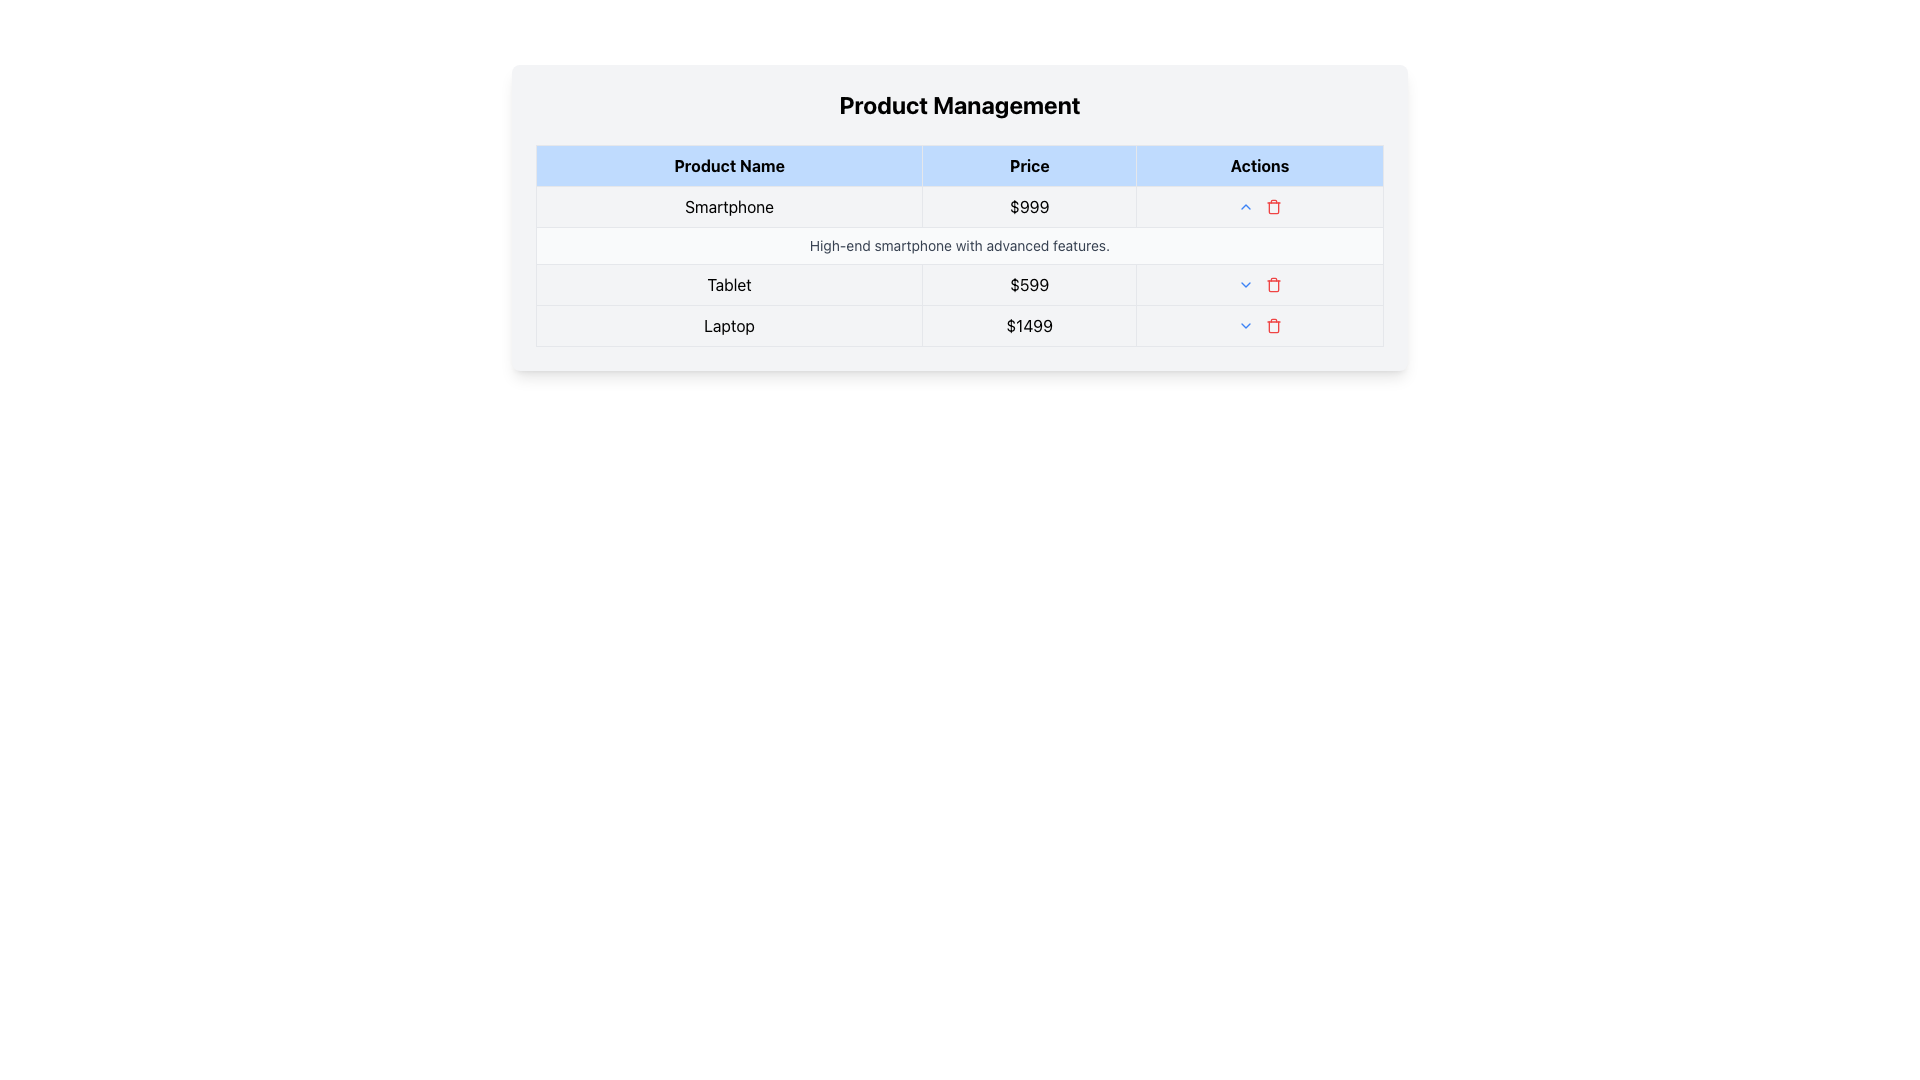  Describe the element at coordinates (1273, 285) in the screenshot. I see `the trash icon button in the 'Actions' column of the second product row labeled 'Tablet'` at that location.